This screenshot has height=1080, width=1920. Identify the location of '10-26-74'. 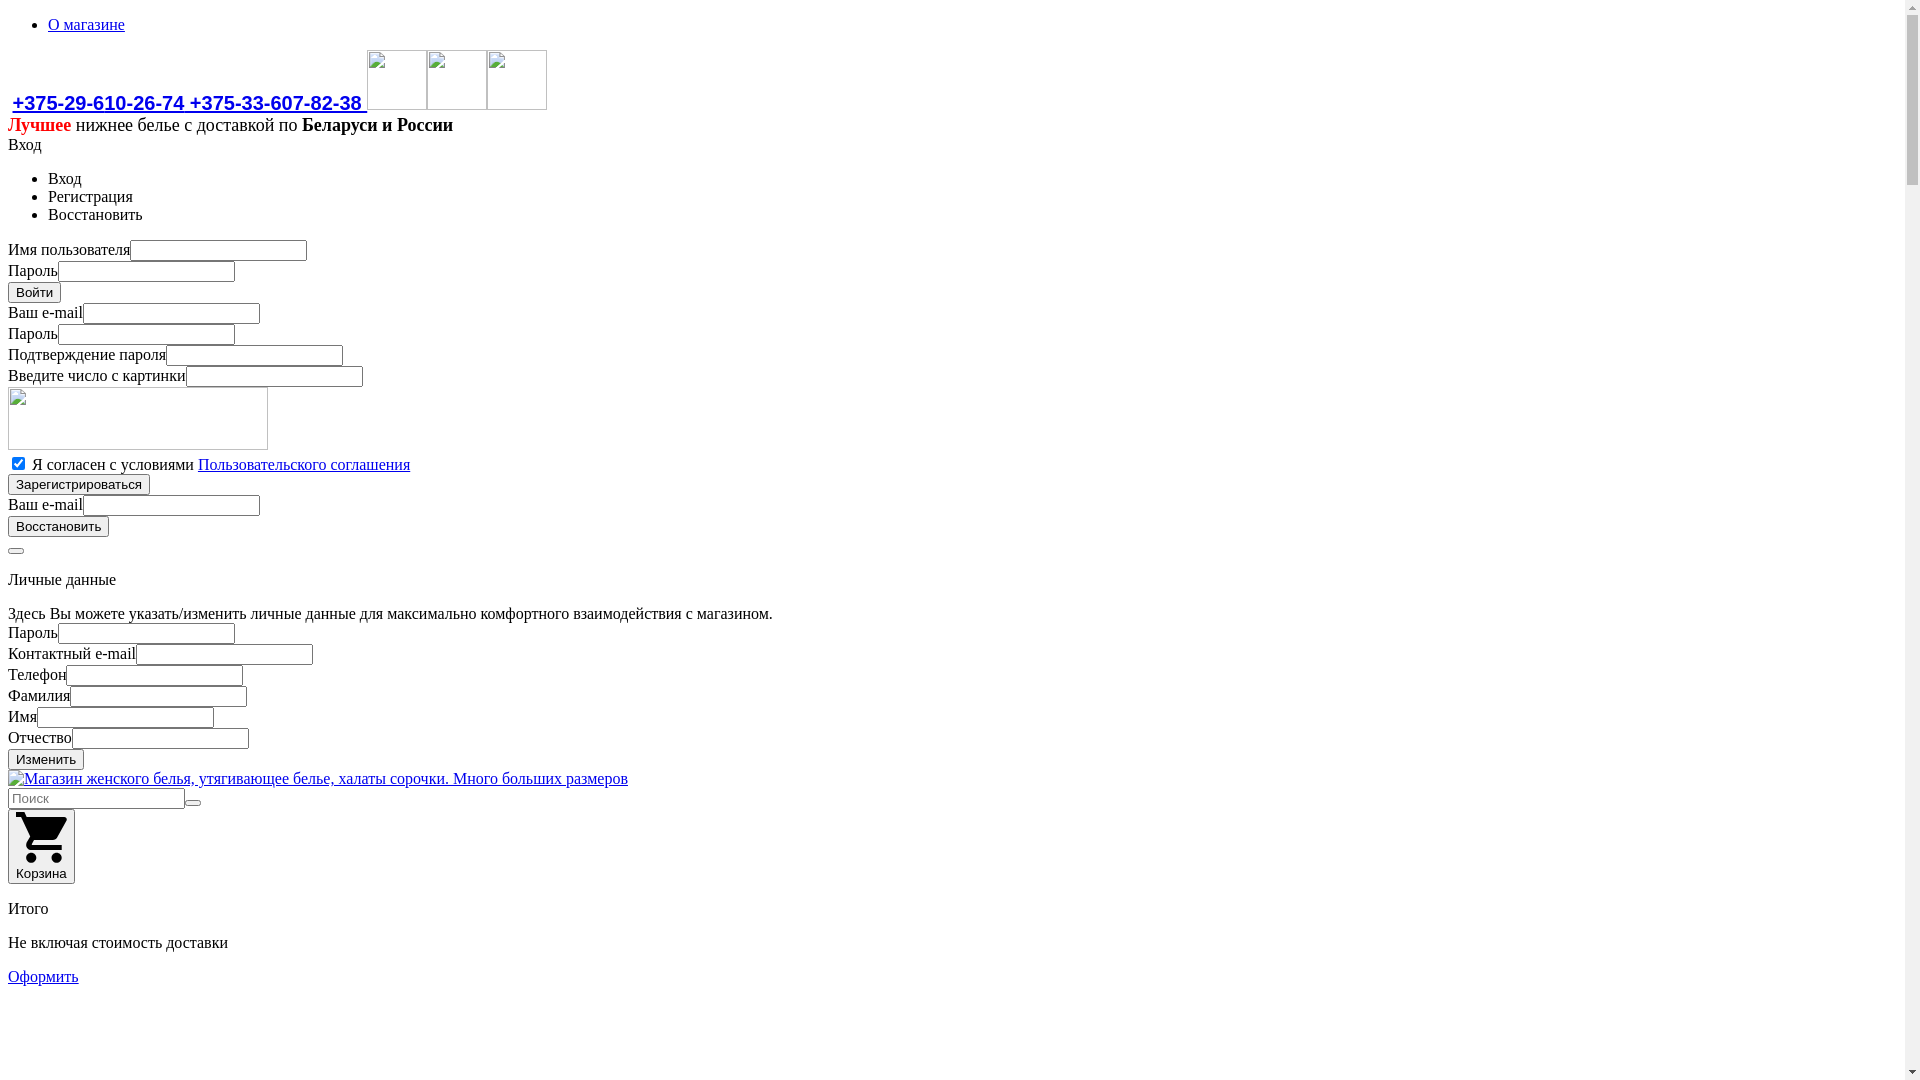
(143, 103).